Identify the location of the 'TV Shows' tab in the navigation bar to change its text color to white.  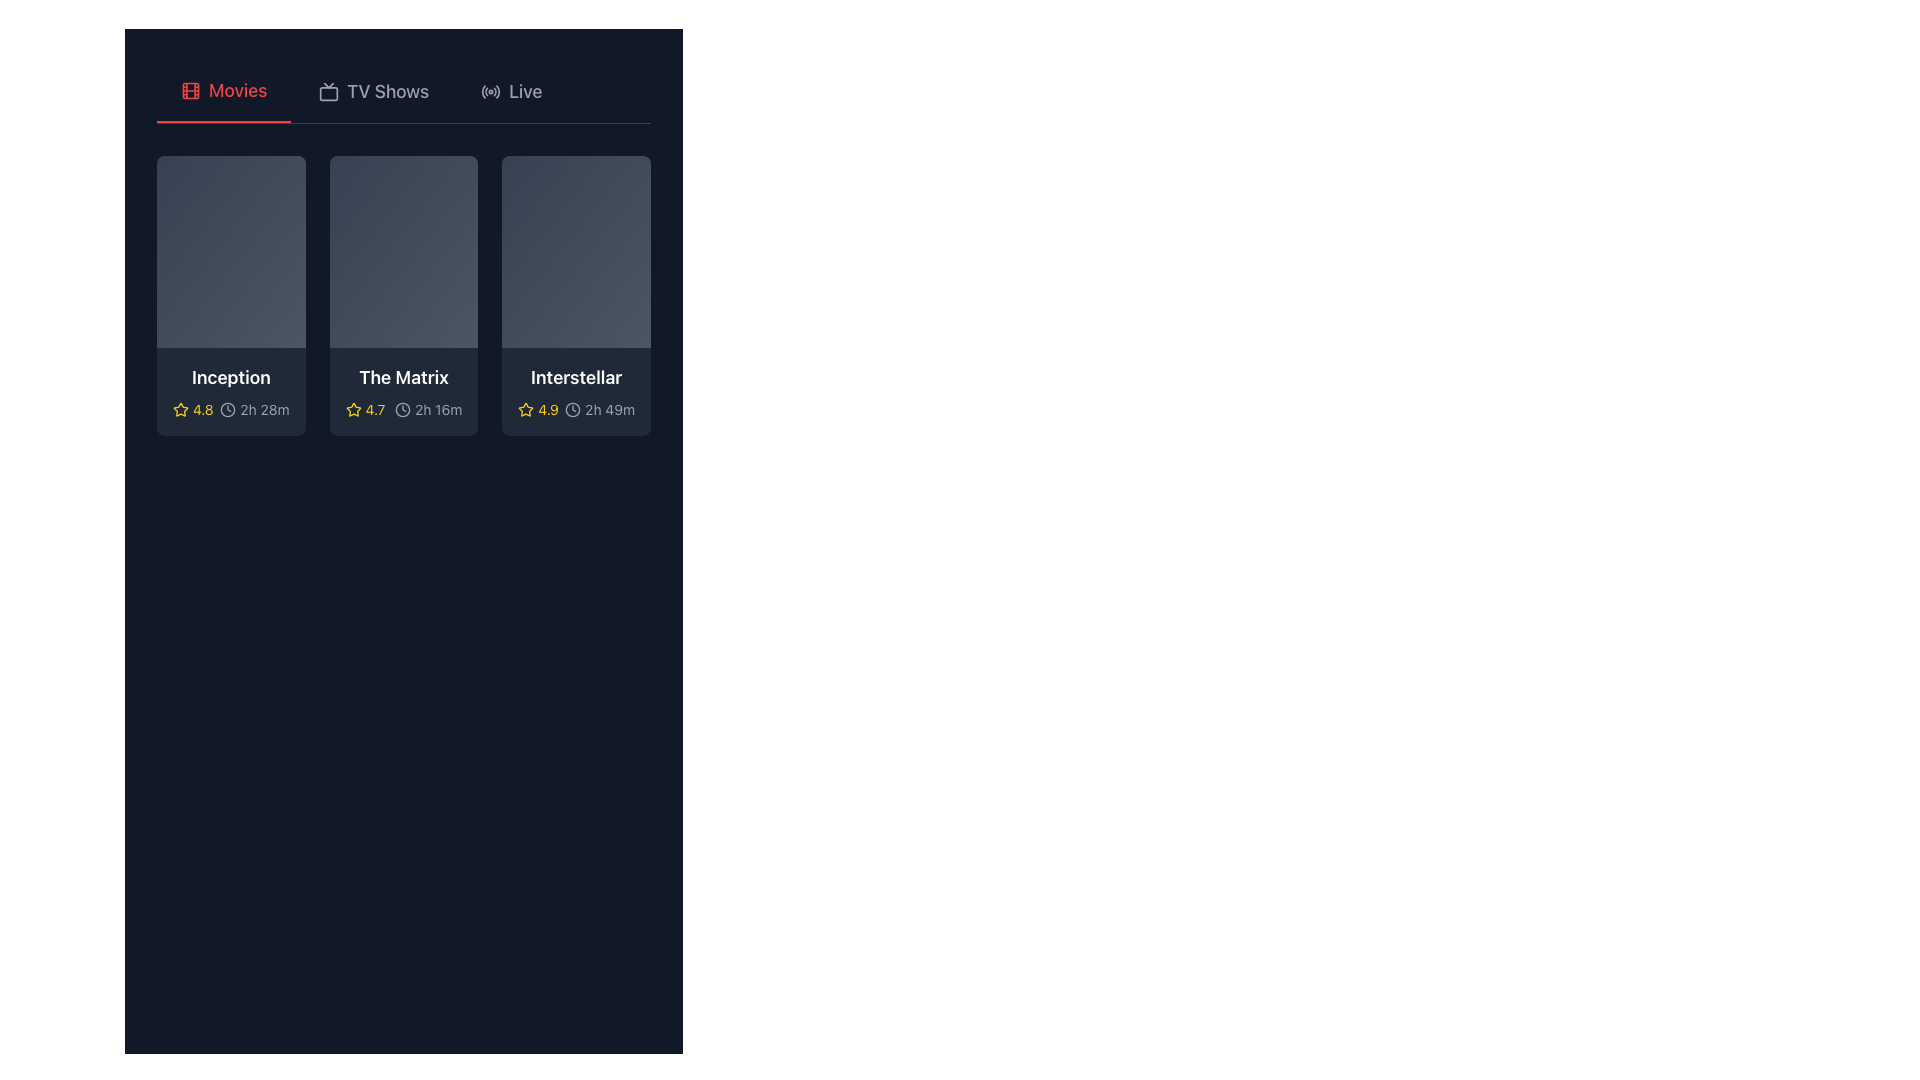
(374, 92).